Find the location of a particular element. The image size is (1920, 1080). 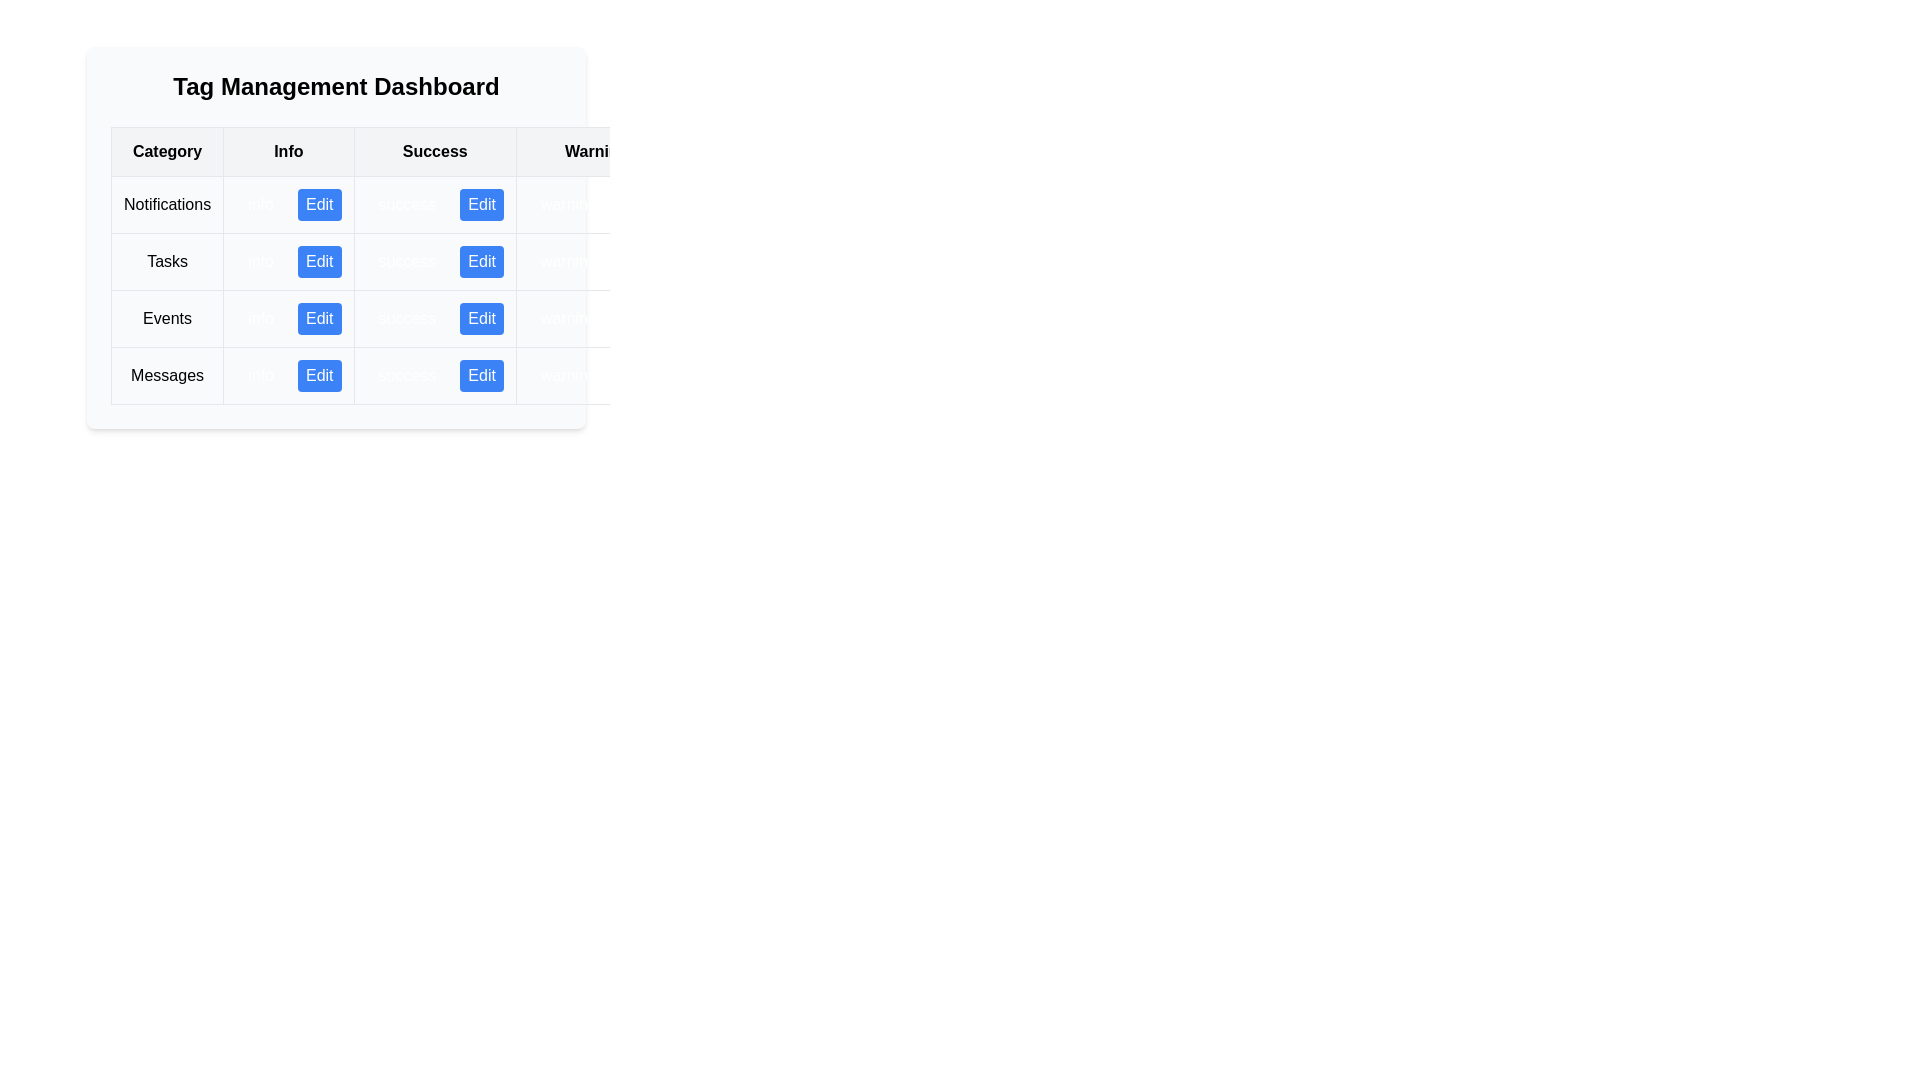

the 'Edit' button within the 'Messages' row in the table is located at coordinates (287, 375).